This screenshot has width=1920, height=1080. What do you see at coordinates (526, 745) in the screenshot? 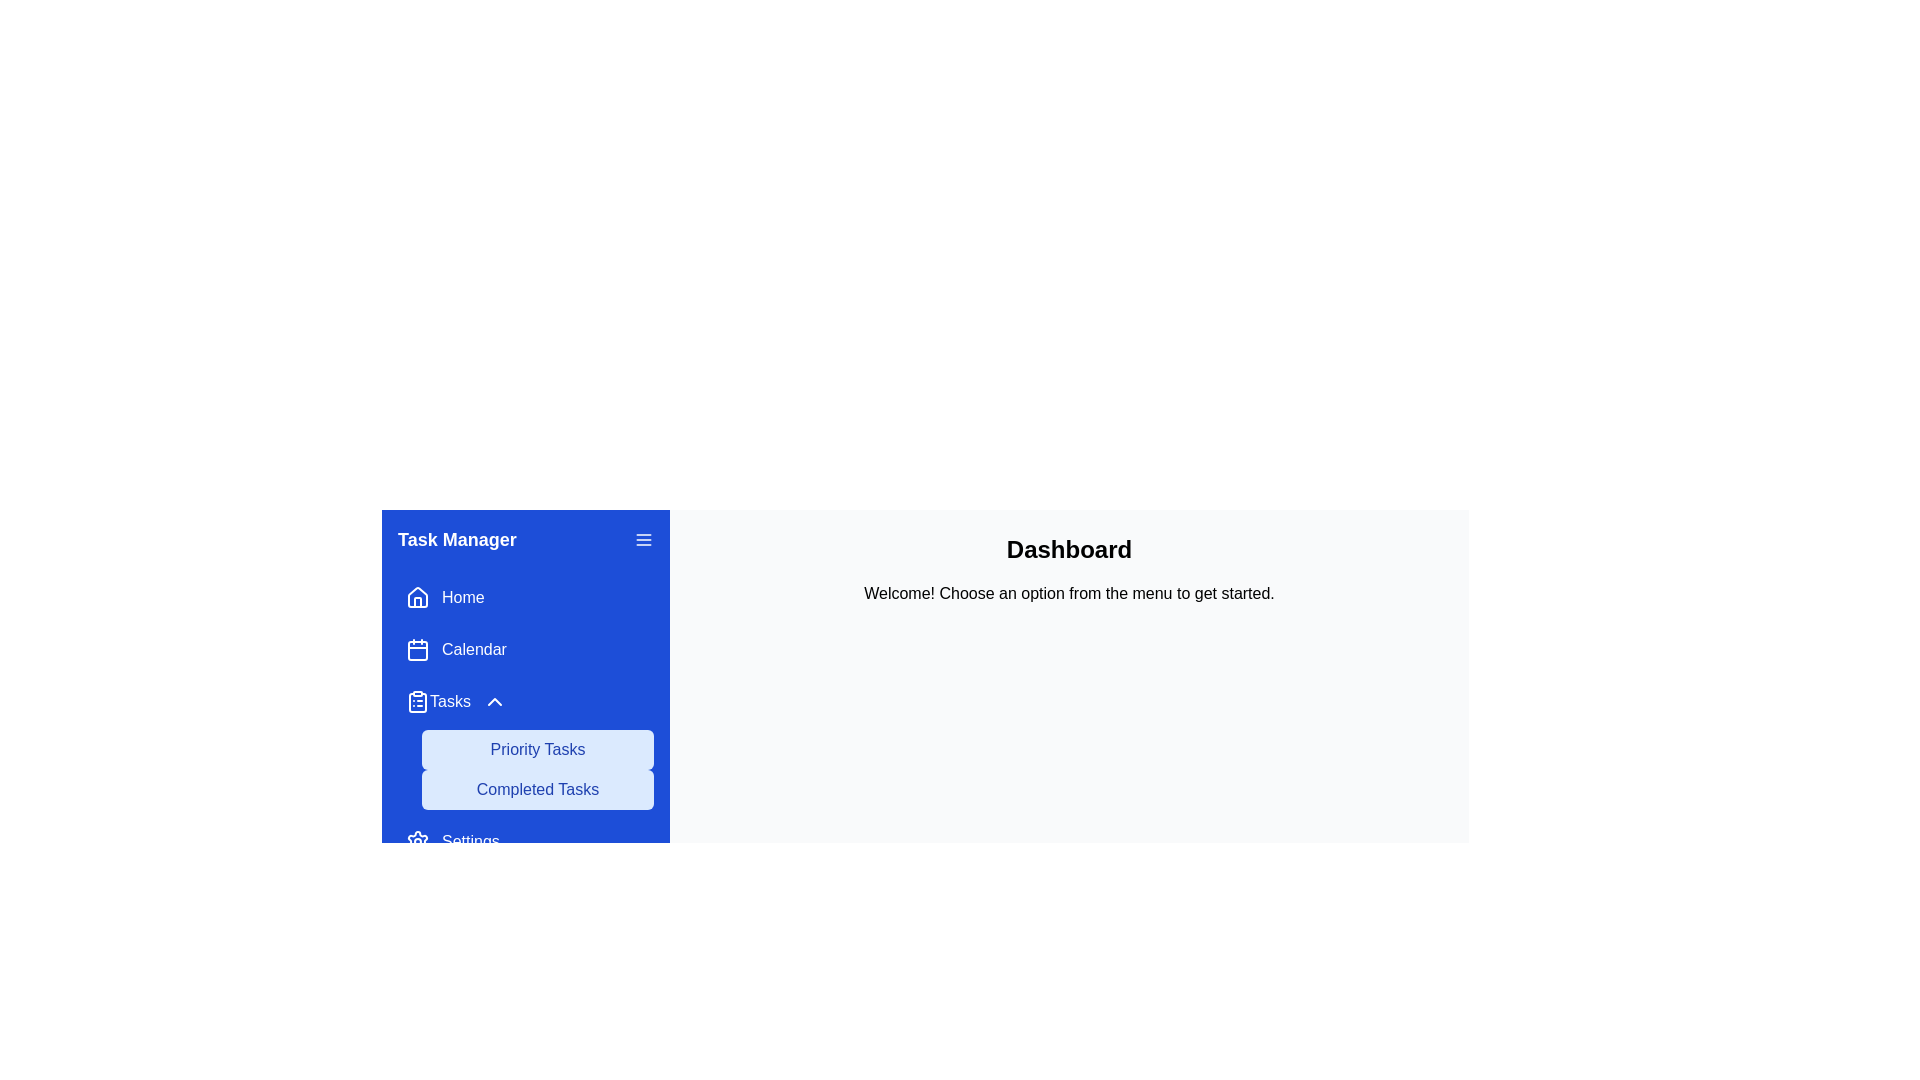
I see `the 'Priority Tasks' list item located in the sidebar under the 'Tasks' expandable section` at bounding box center [526, 745].